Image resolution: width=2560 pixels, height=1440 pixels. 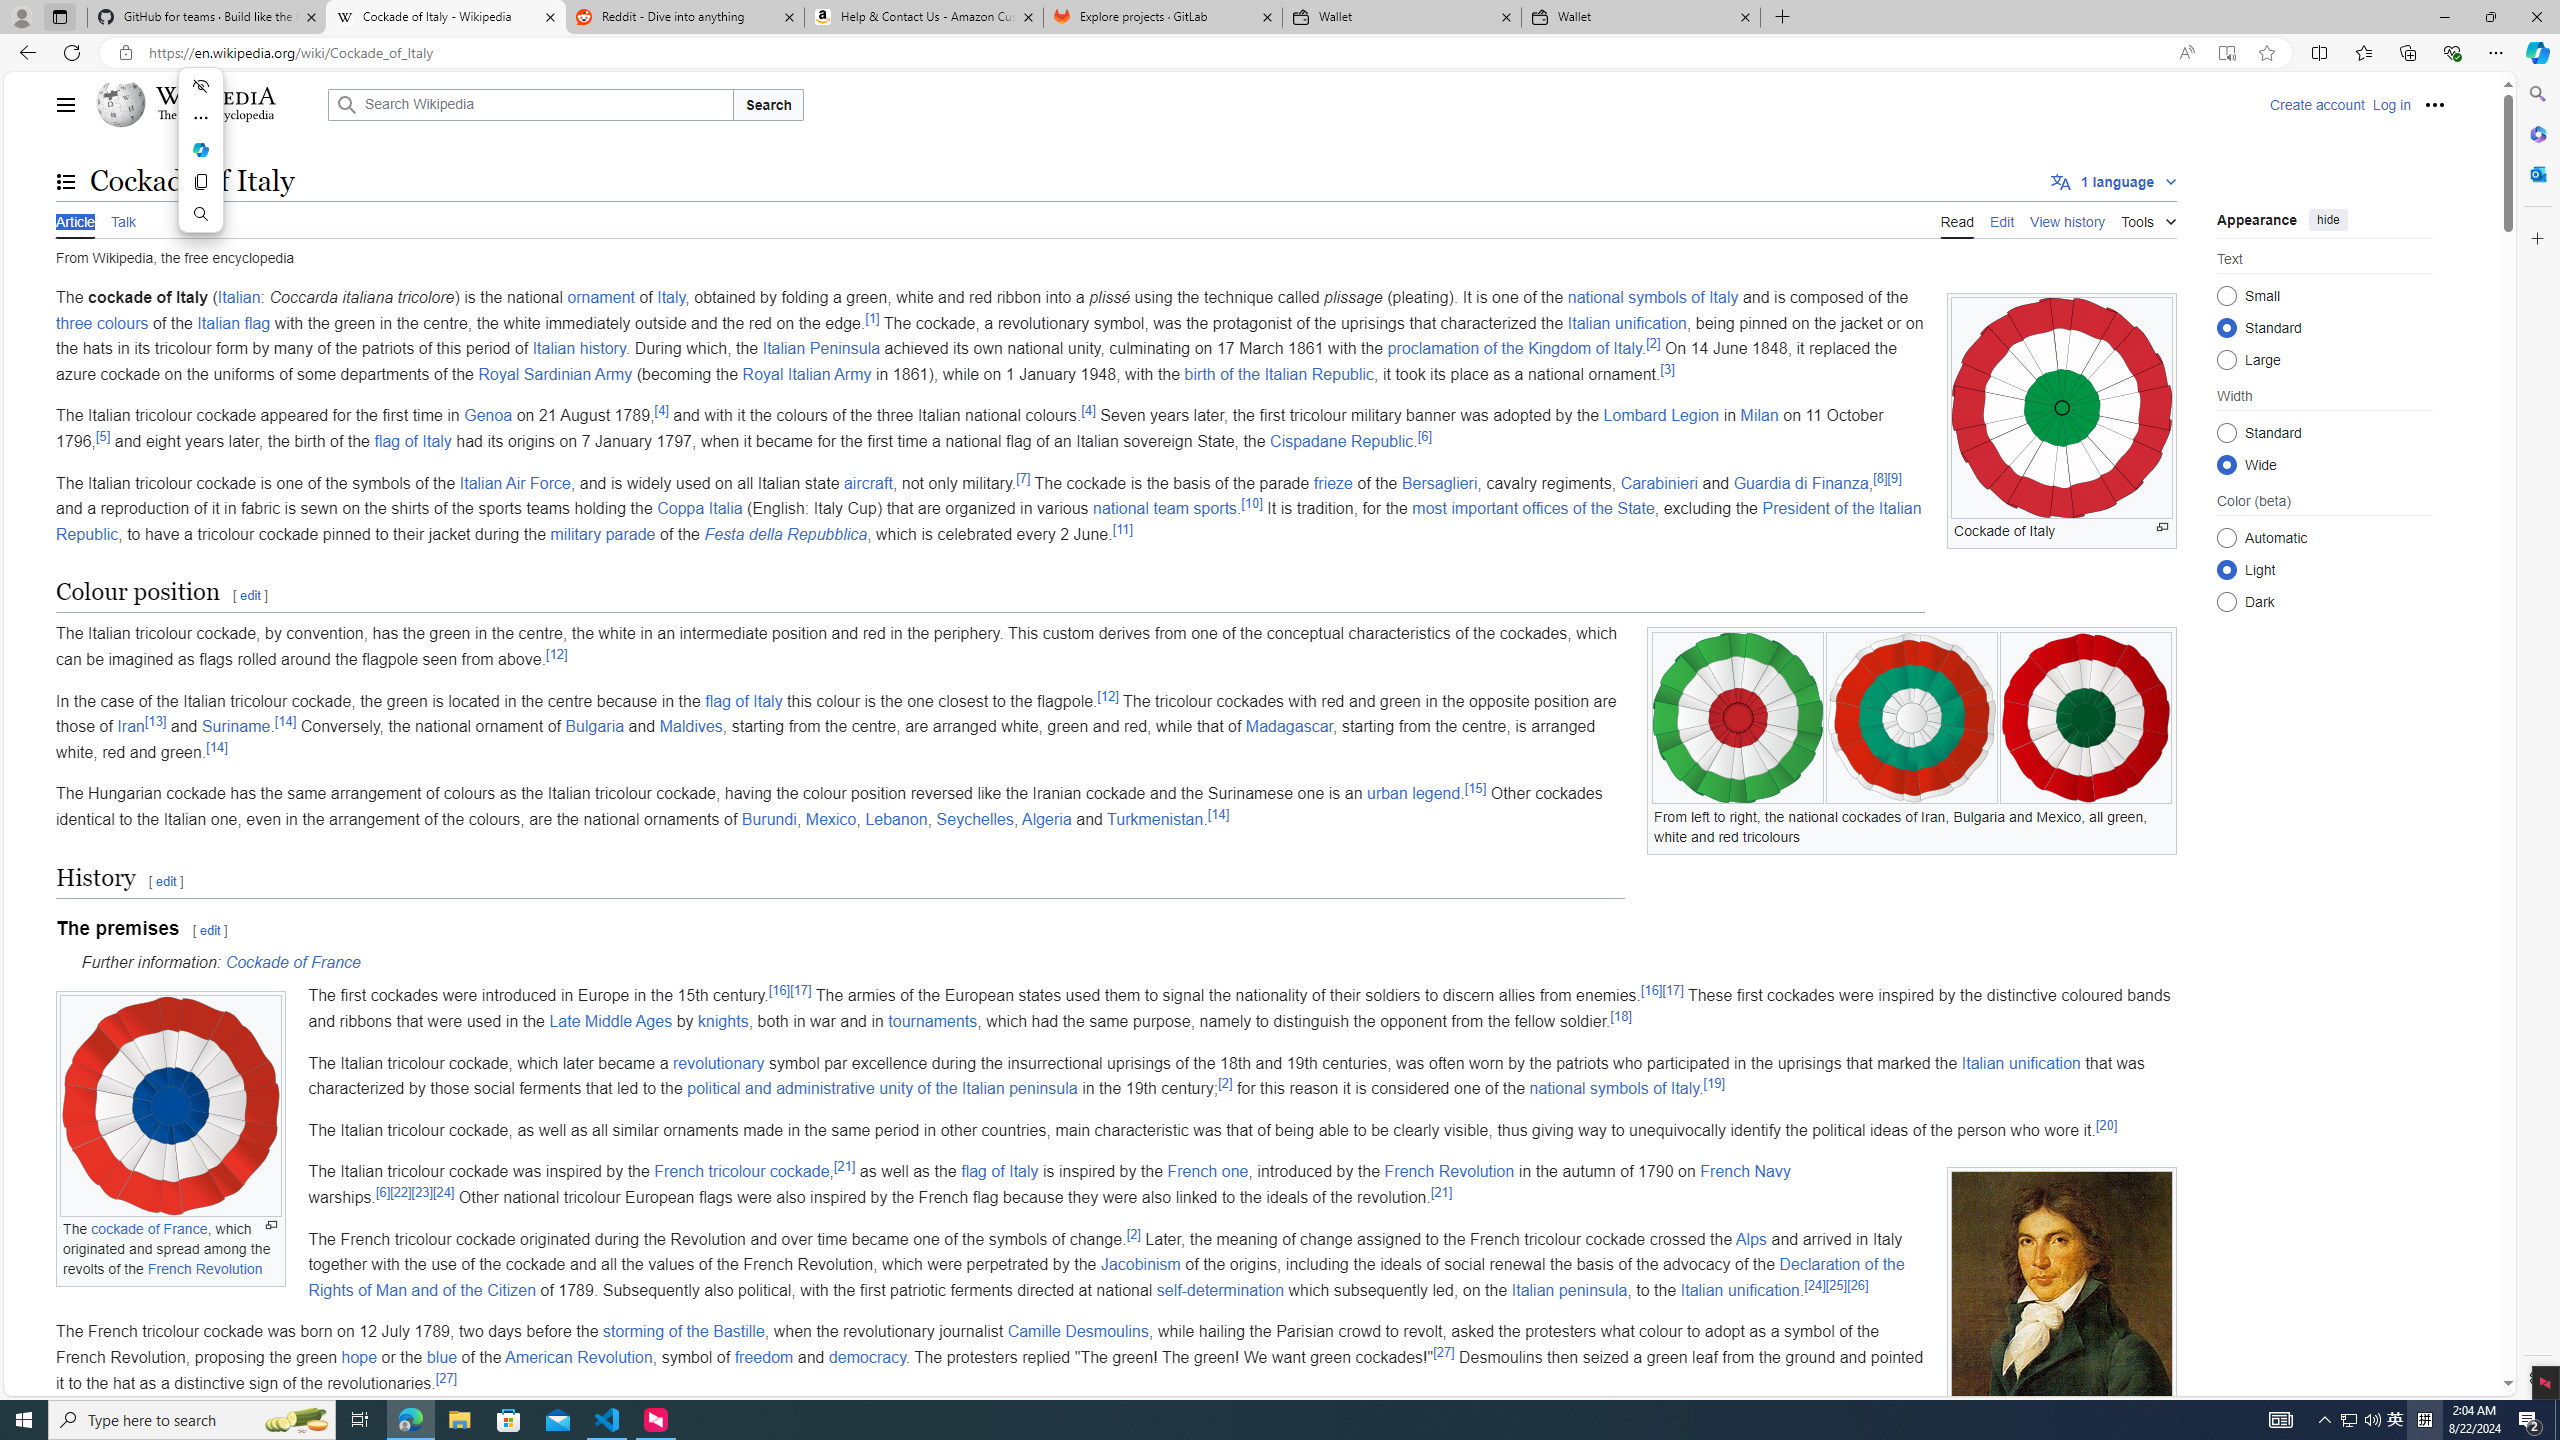 What do you see at coordinates (672, 298) in the screenshot?
I see `'Italy'` at bounding box center [672, 298].